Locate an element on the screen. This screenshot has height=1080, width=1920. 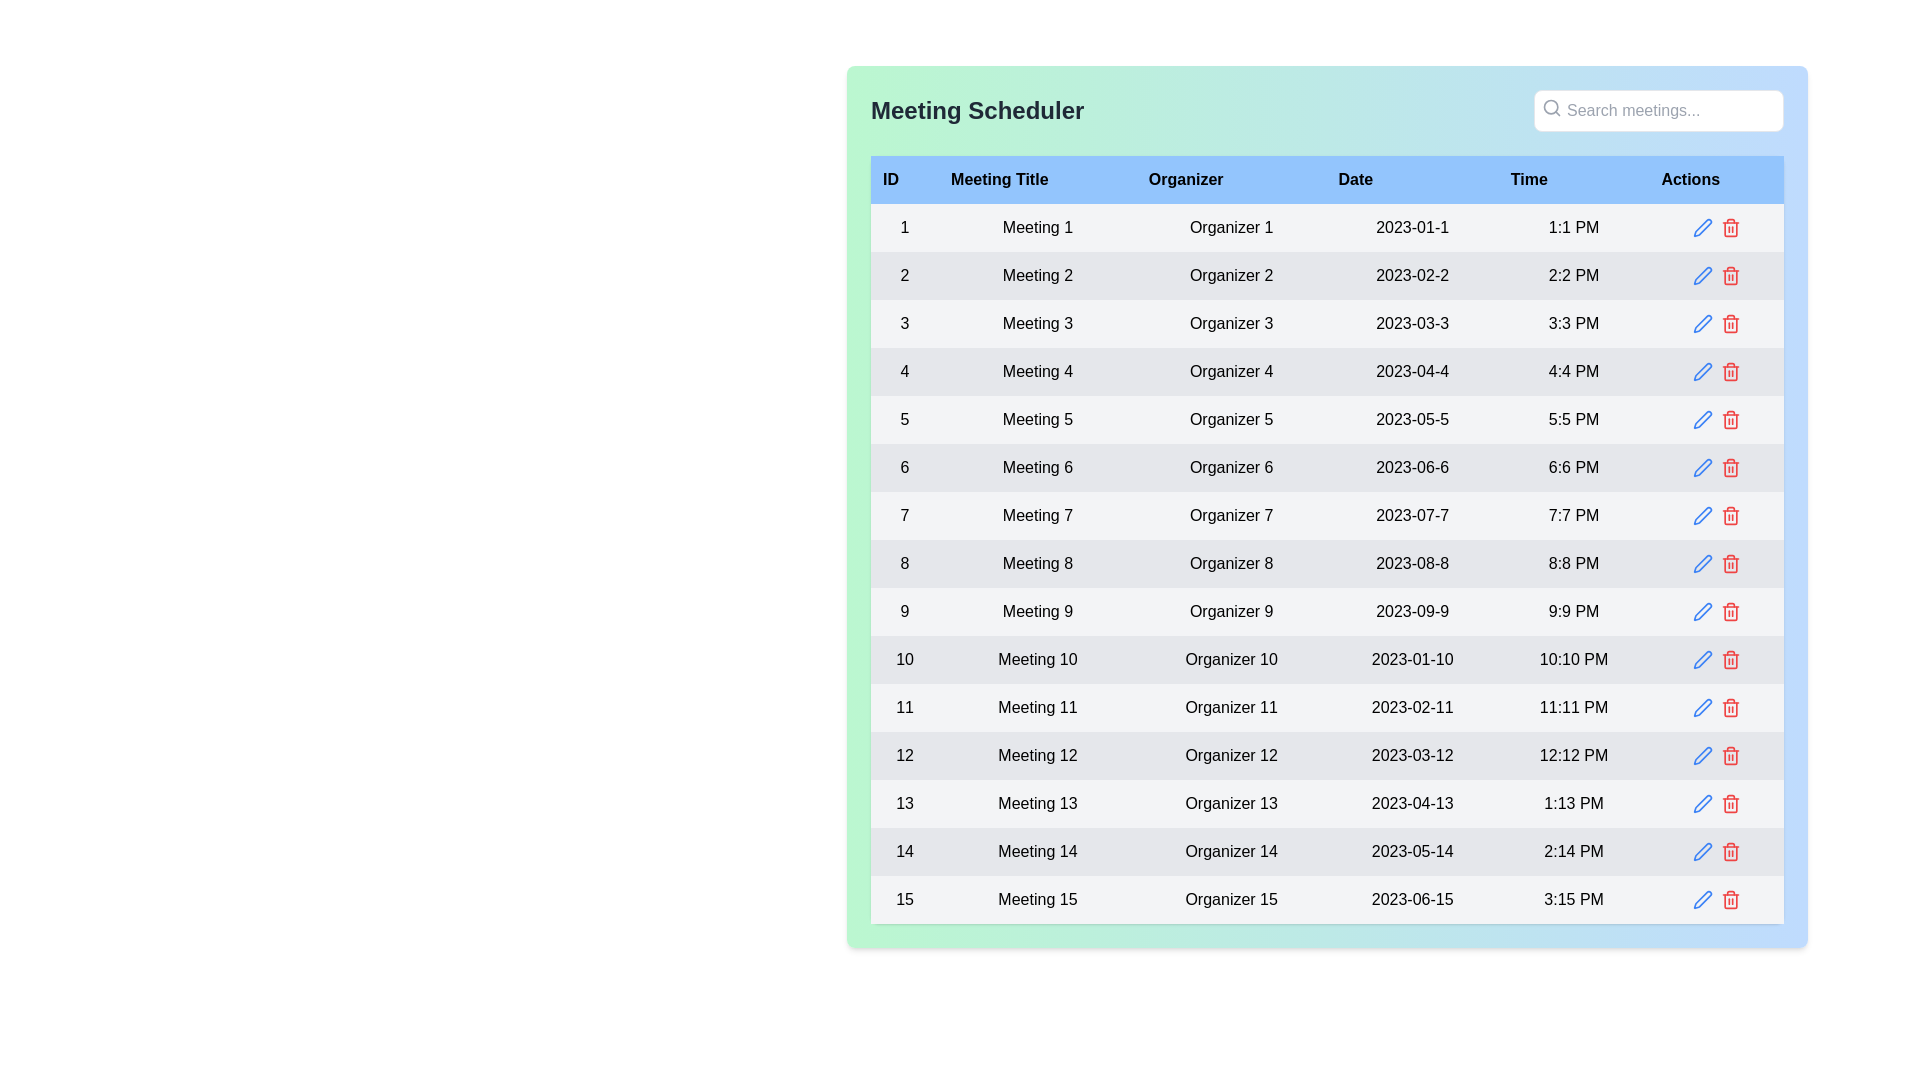
the table cell displaying the numeral '9' in bold font, which identifies the ninth row under the 'ID' header in a data table is located at coordinates (904, 611).